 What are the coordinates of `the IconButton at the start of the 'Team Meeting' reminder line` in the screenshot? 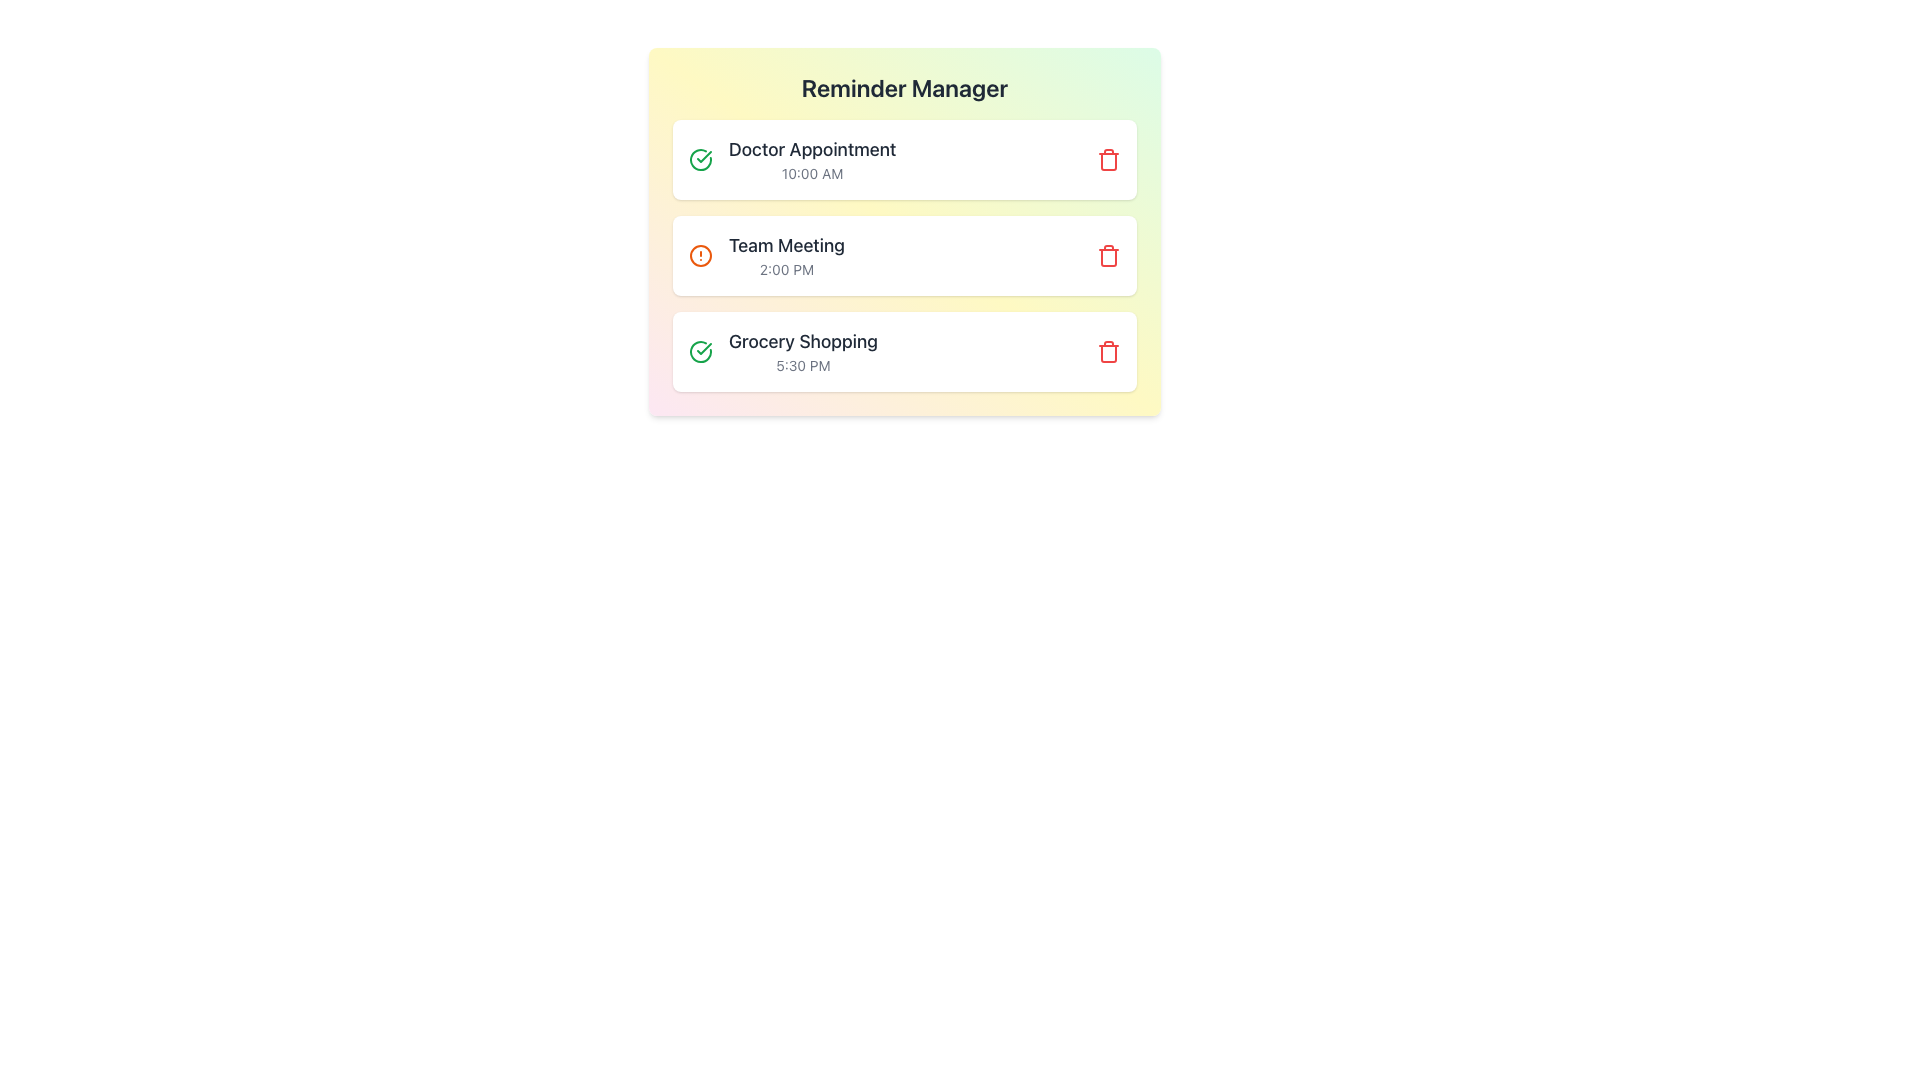 It's located at (700, 254).